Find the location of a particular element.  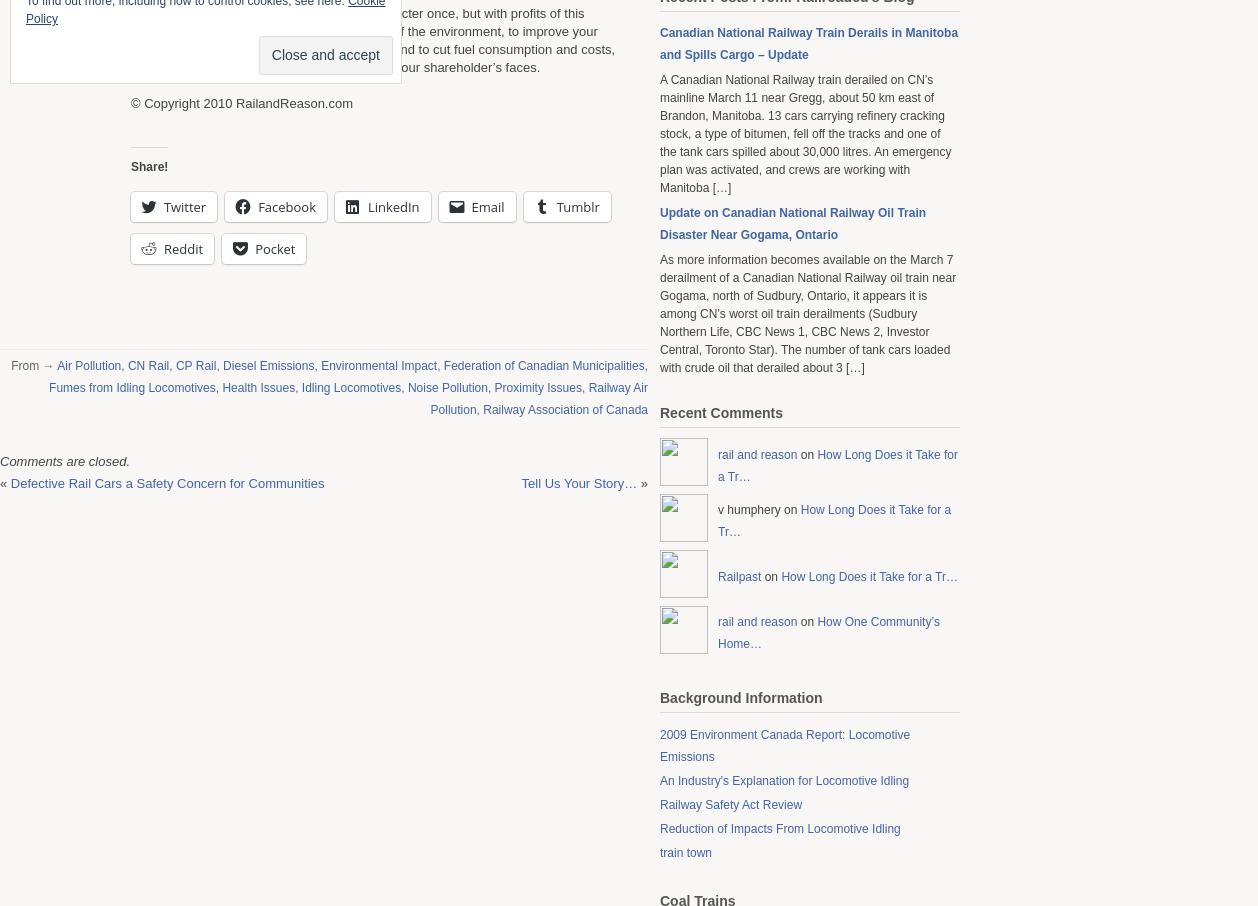

'Twitter' is located at coordinates (164, 205).